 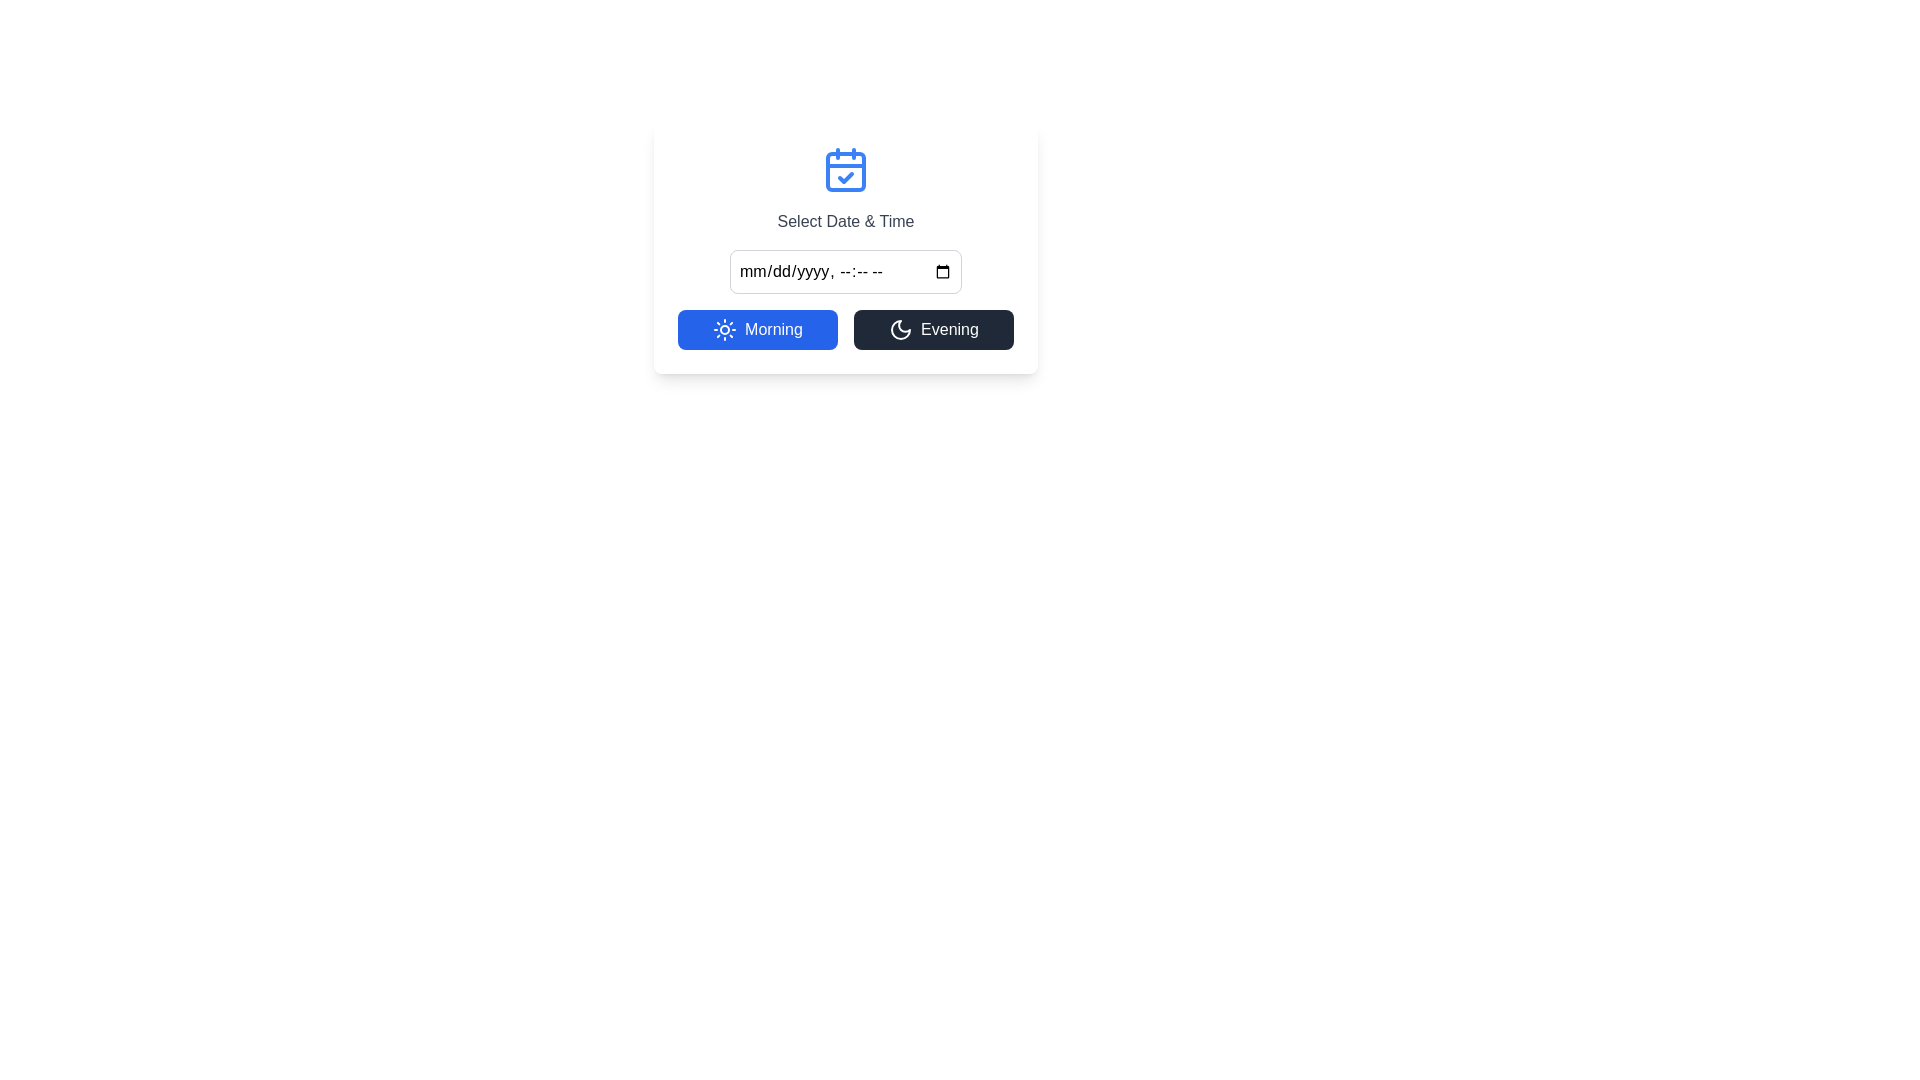 I want to click on the 'Morning' button, which is the first button in a pair of buttons for selecting time periods, to trigger the hover effect, so click(x=757, y=329).